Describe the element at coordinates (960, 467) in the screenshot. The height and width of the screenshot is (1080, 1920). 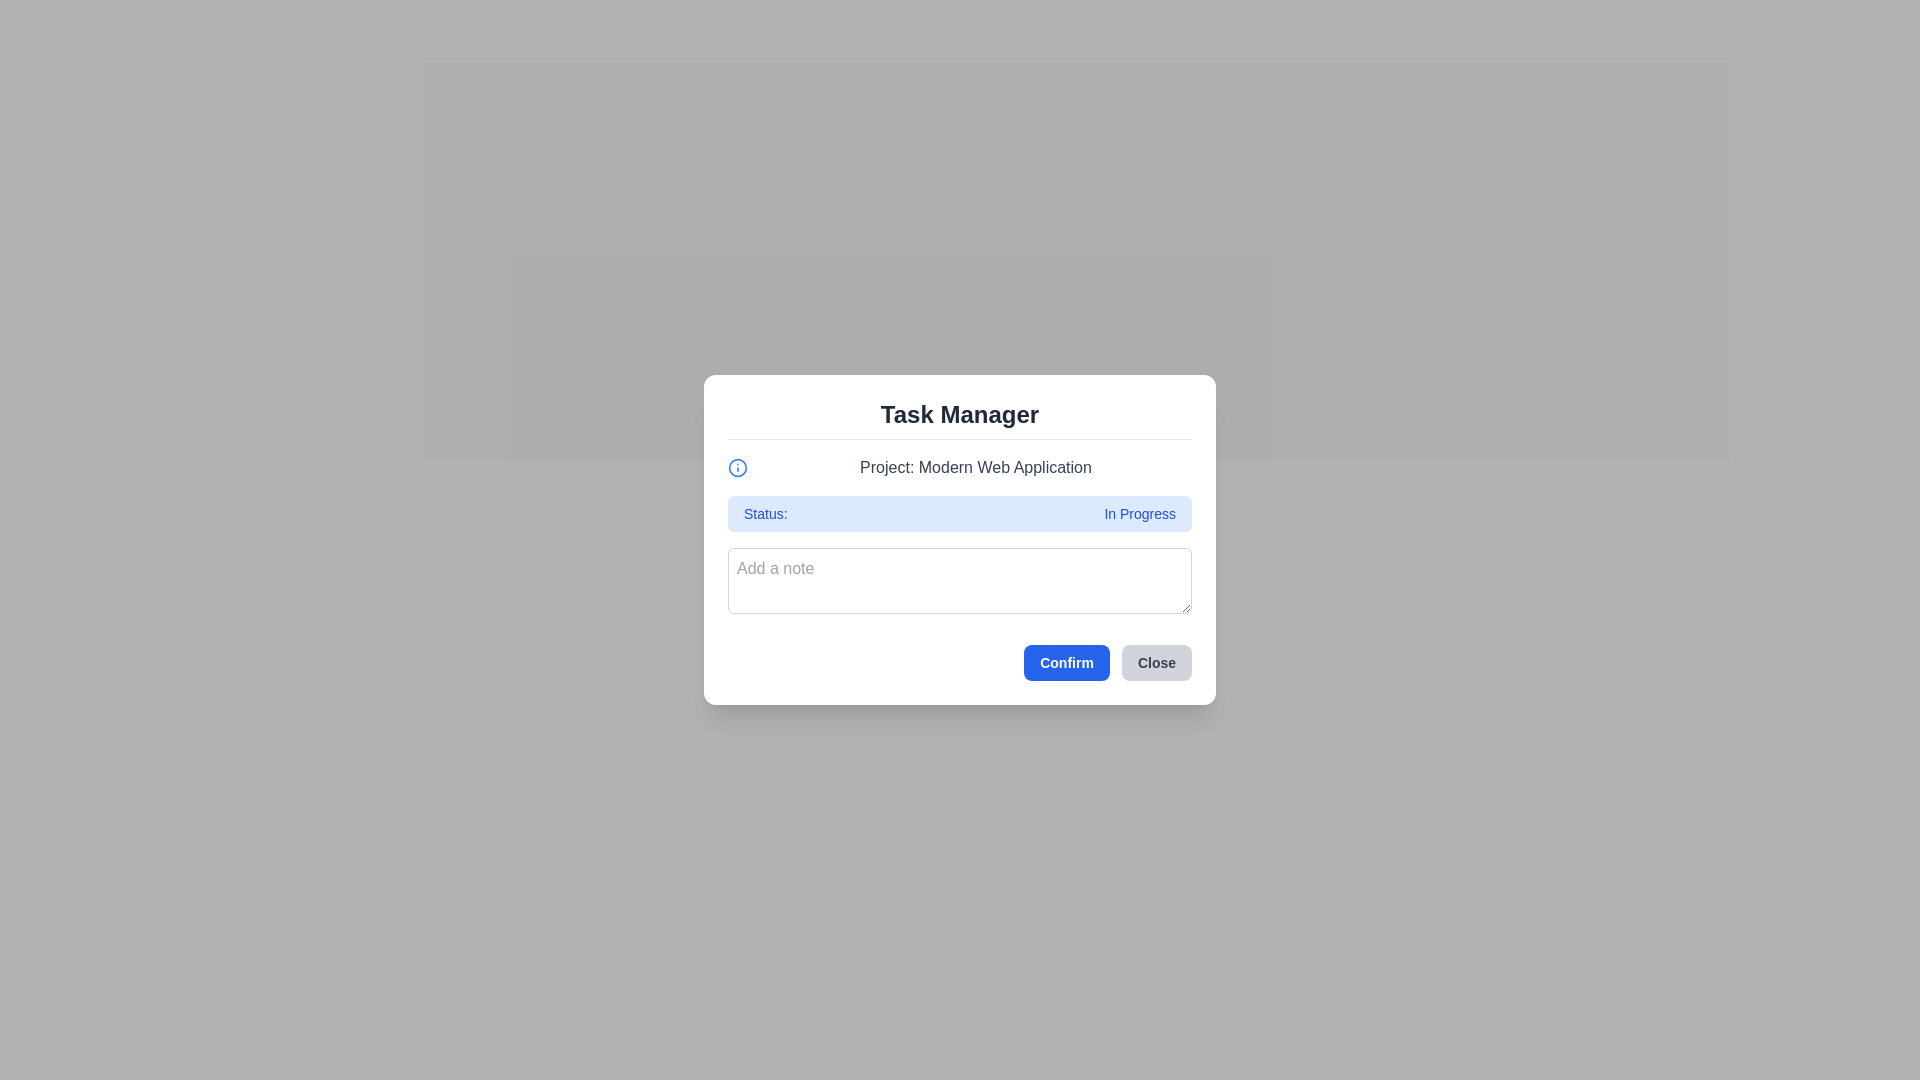
I see `the static informational line displaying the text 'Project: Modern Web Application' with an info icon, located near the top of the modal dialog below 'Task Manager'` at that location.